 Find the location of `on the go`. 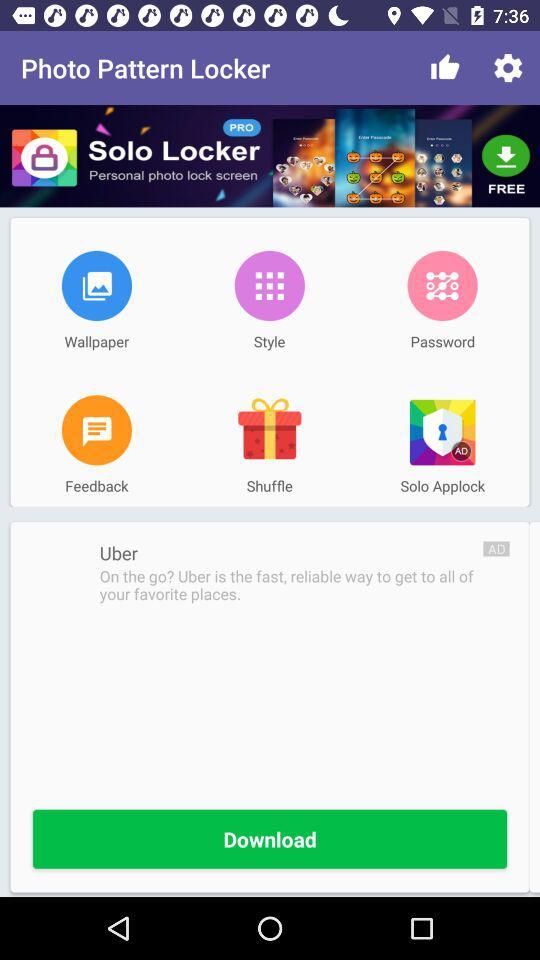

on the go is located at coordinates (290, 585).